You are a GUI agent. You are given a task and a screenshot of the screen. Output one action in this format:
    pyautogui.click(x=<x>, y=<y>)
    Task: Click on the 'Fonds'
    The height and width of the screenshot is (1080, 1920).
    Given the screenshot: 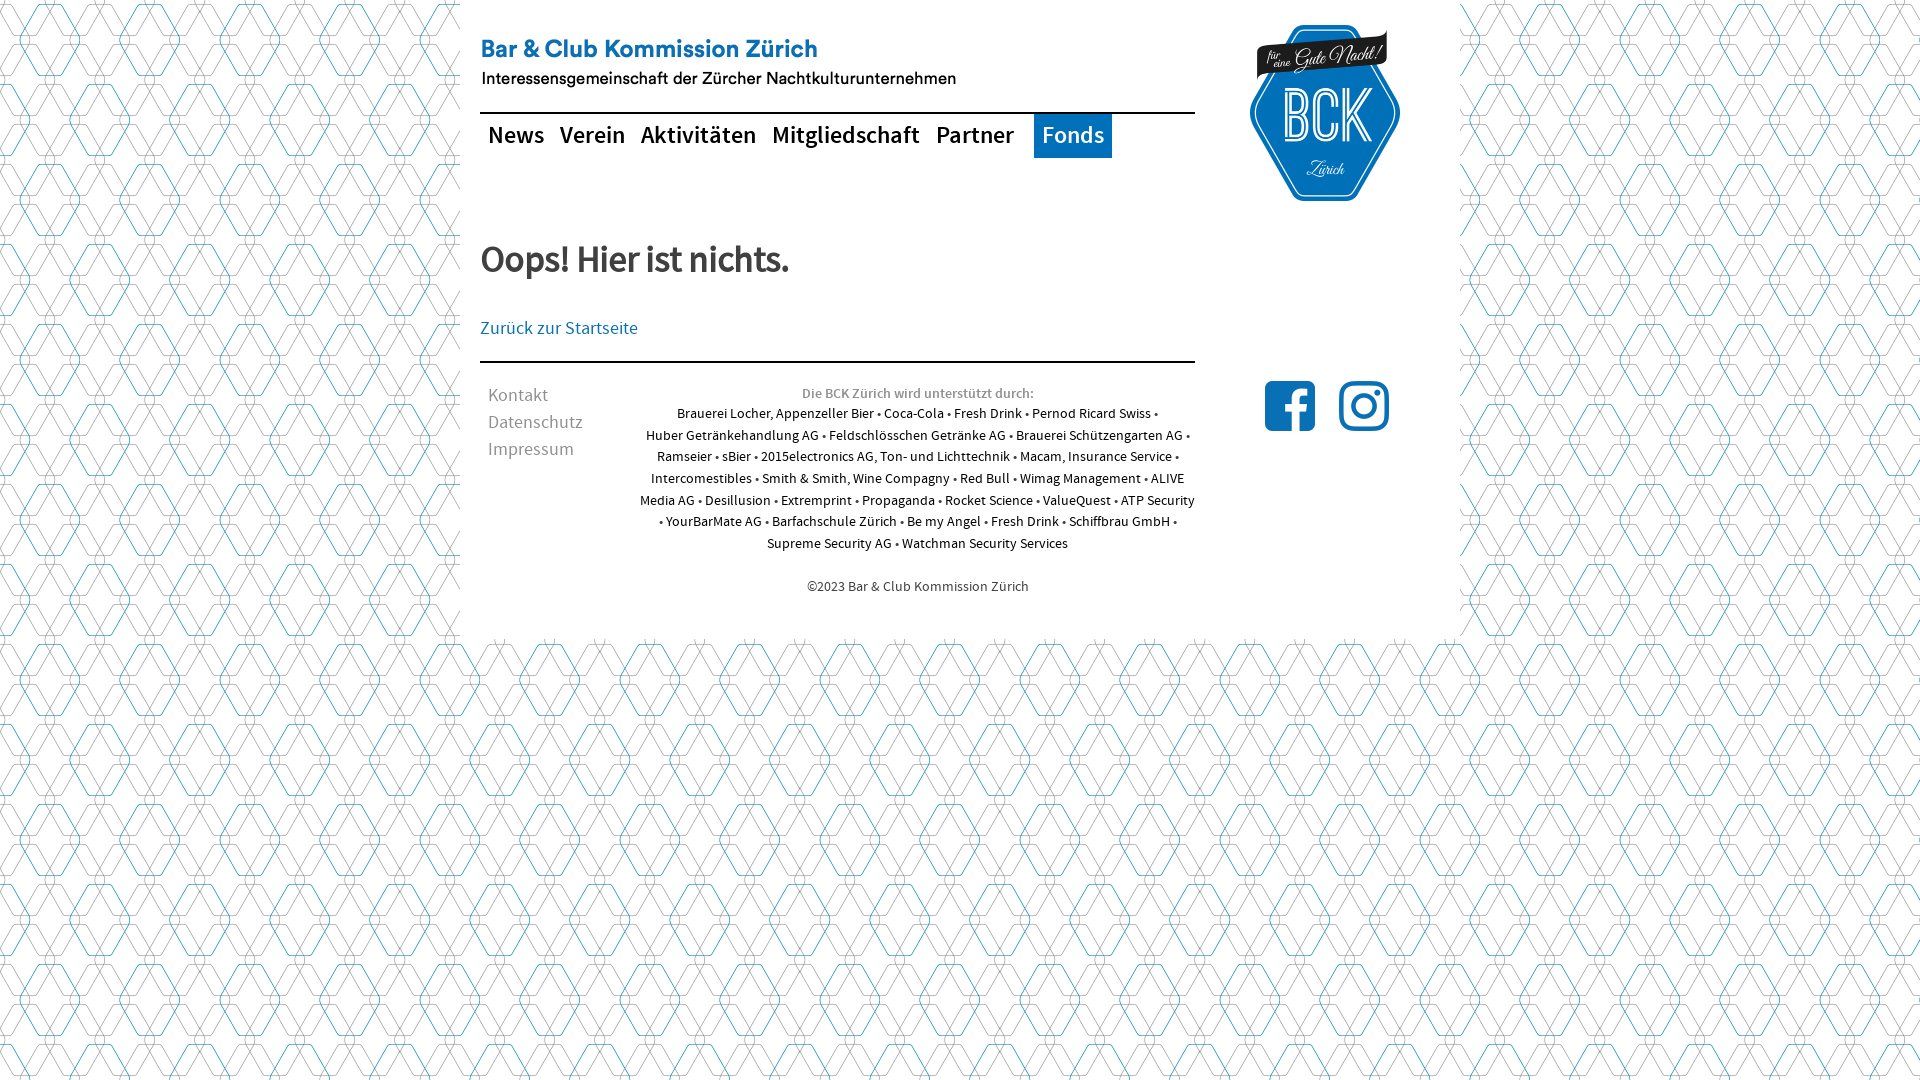 What is the action you would take?
    pyautogui.click(x=1072, y=135)
    